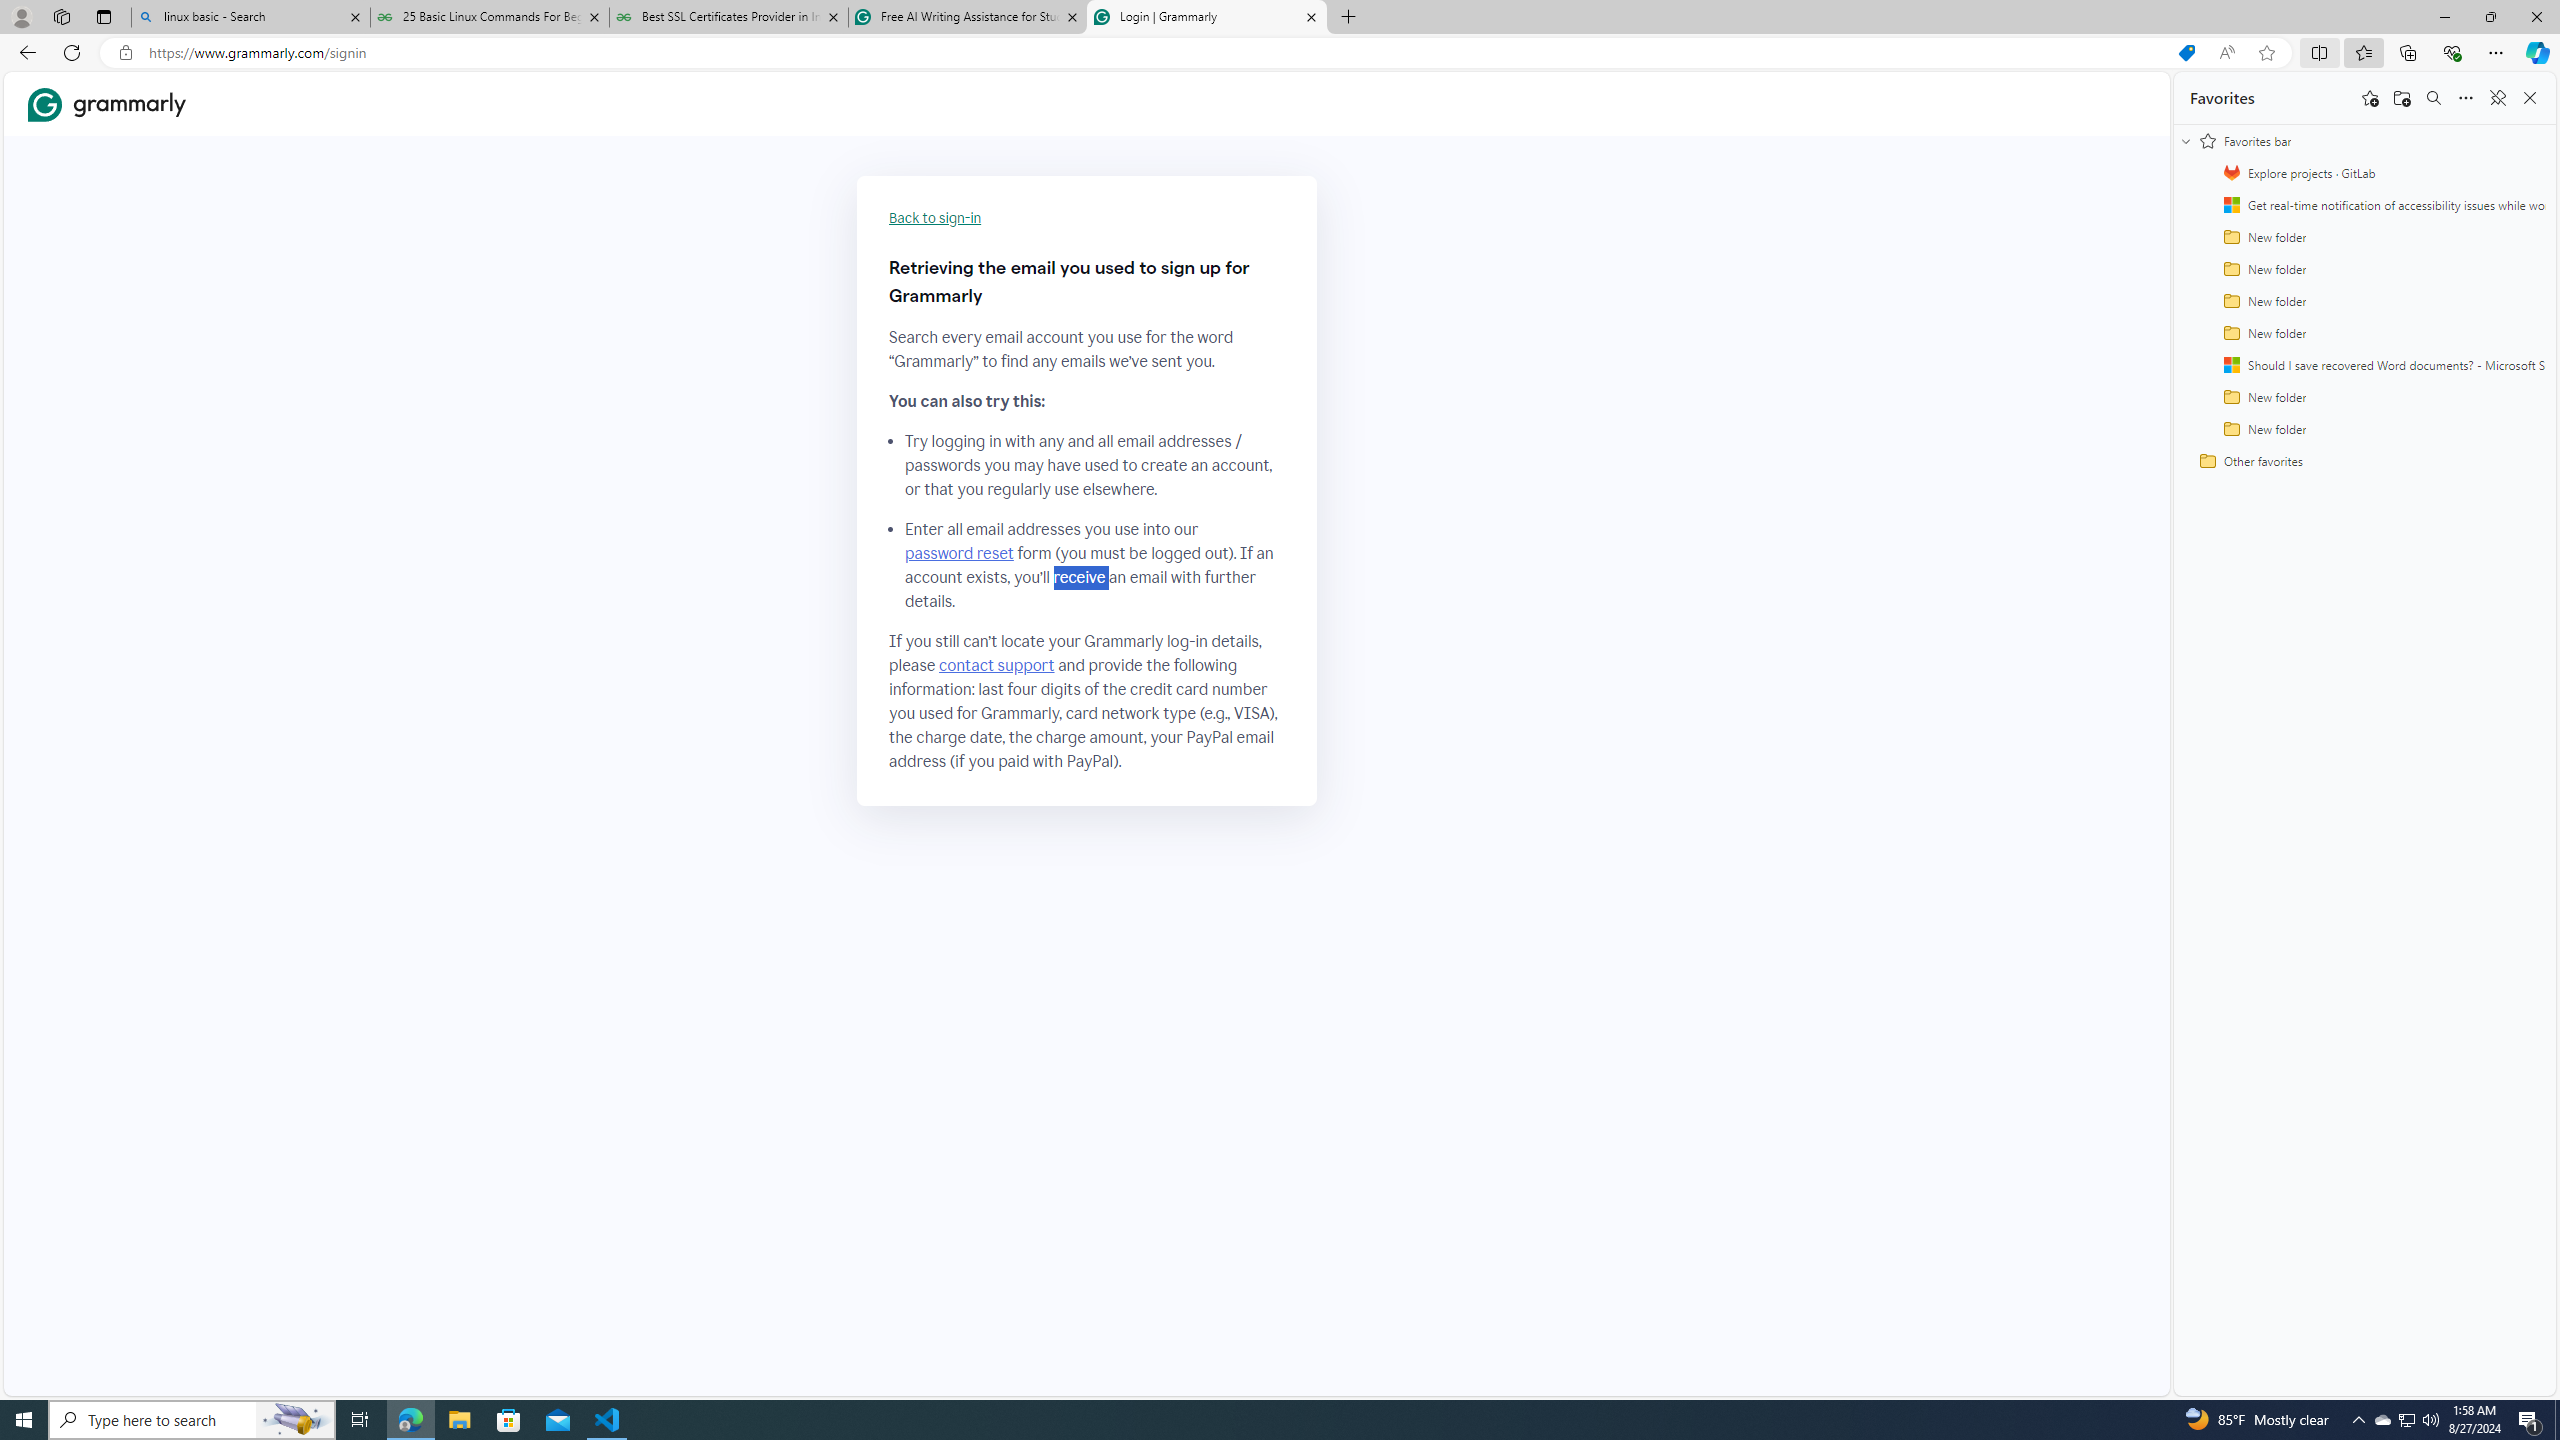  Describe the element at coordinates (106, 104) in the screenshot. I see `'Grammarly Home'` at that location.